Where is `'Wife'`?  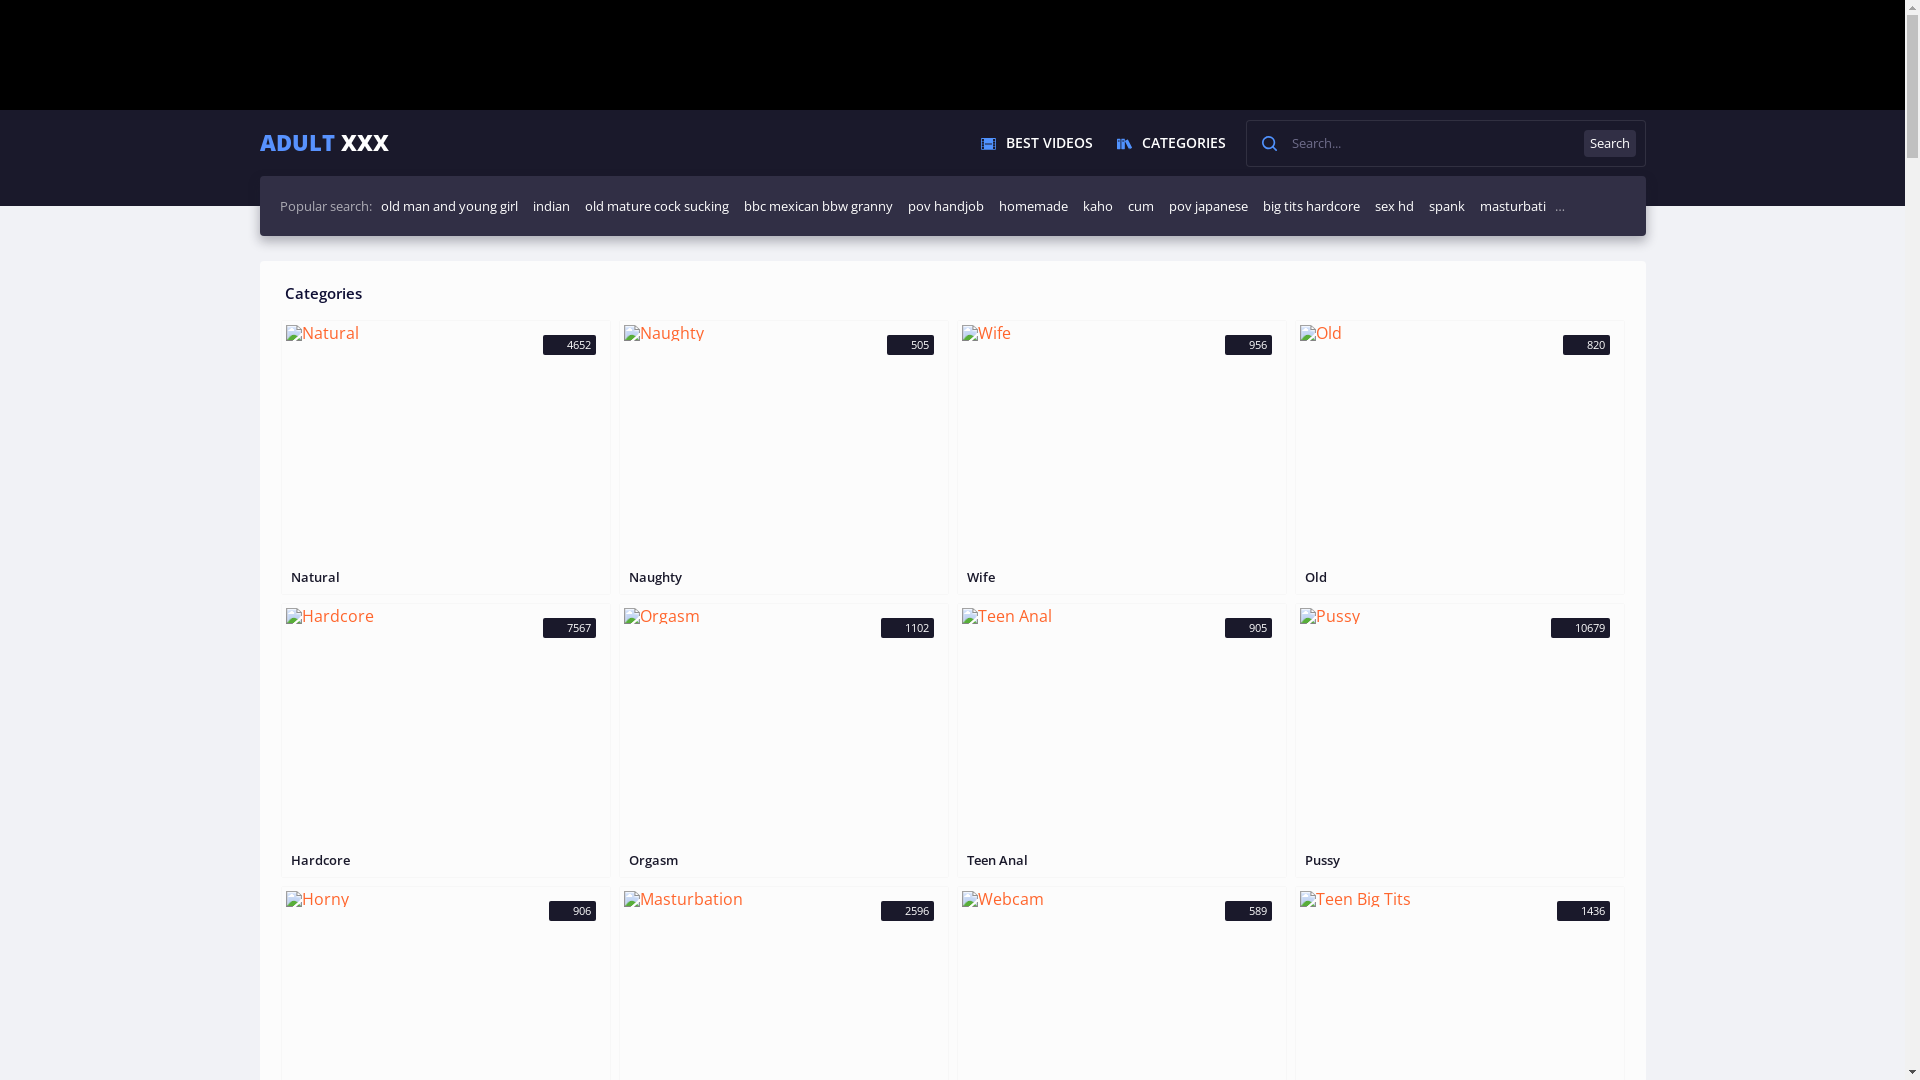
'Wife' is located at coordinates (1122, 577).